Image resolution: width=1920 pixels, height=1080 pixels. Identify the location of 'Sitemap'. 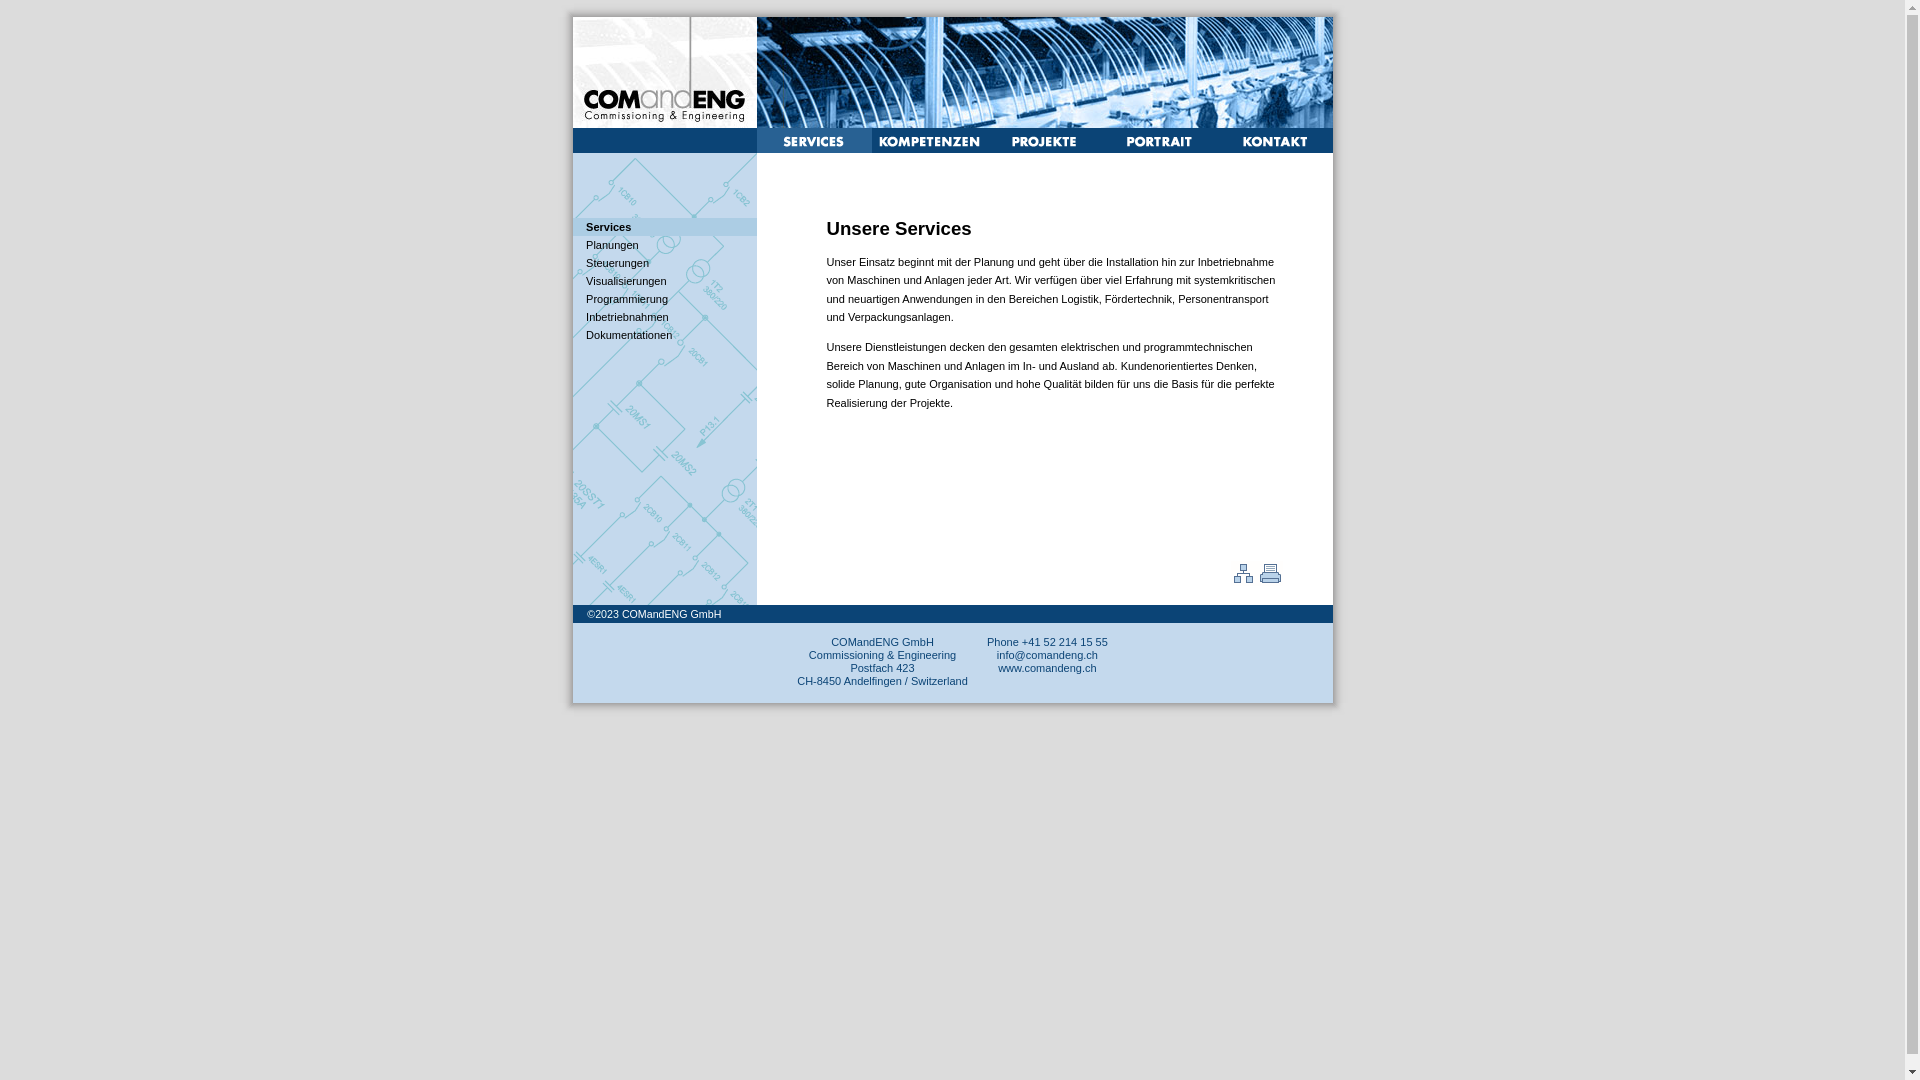
(1242, 582).